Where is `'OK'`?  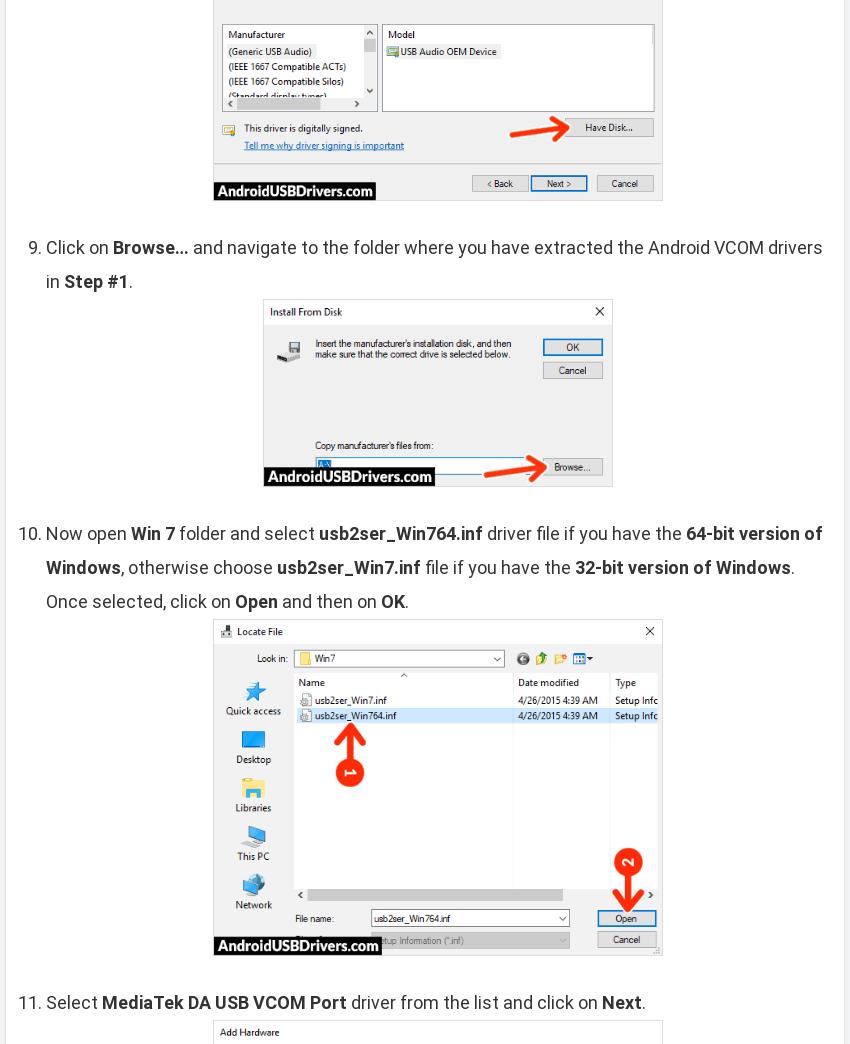
'OK' is located at coordinates (393, 601).